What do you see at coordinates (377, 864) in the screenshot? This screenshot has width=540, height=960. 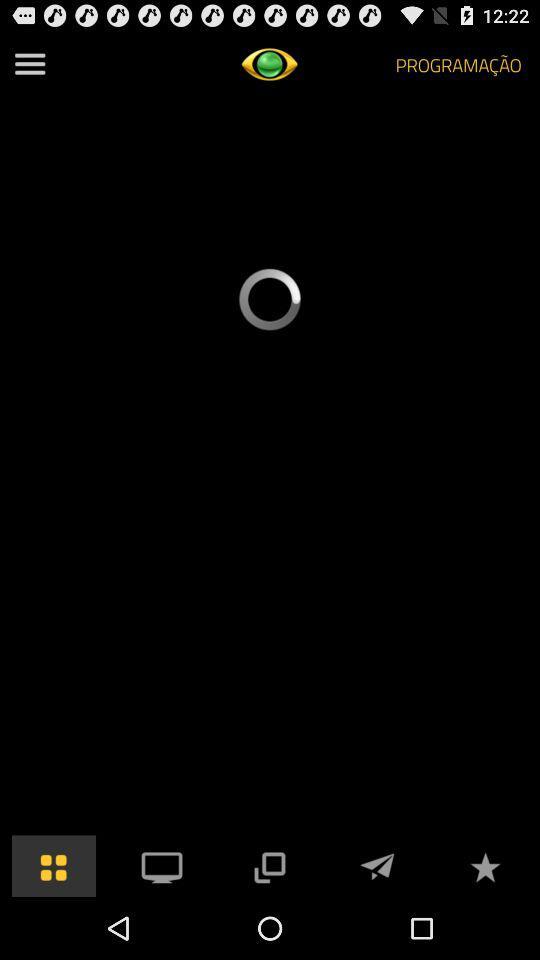 I see `send file` at bounding box center [377, 864].